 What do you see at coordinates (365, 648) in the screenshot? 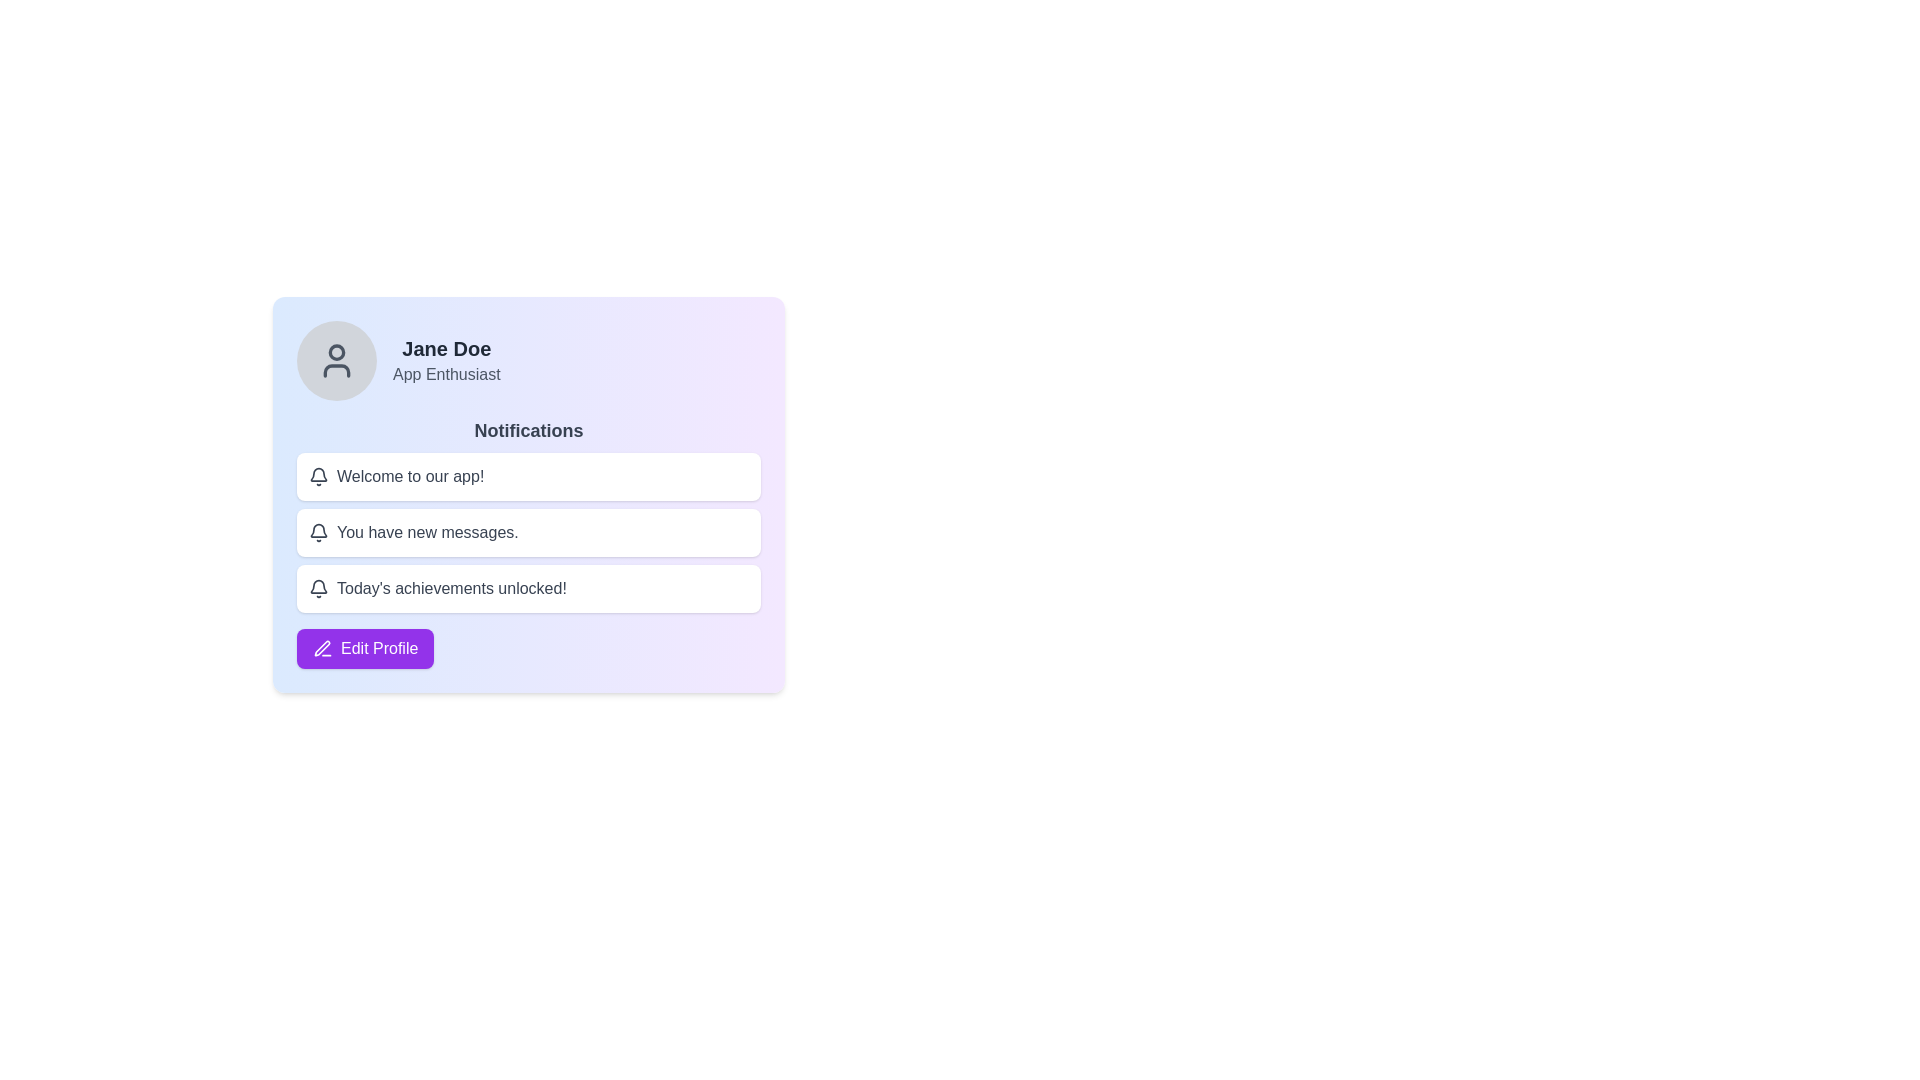
I see `the profile edit button located at the bottom of the notification card` at bounding box center [365, 648].